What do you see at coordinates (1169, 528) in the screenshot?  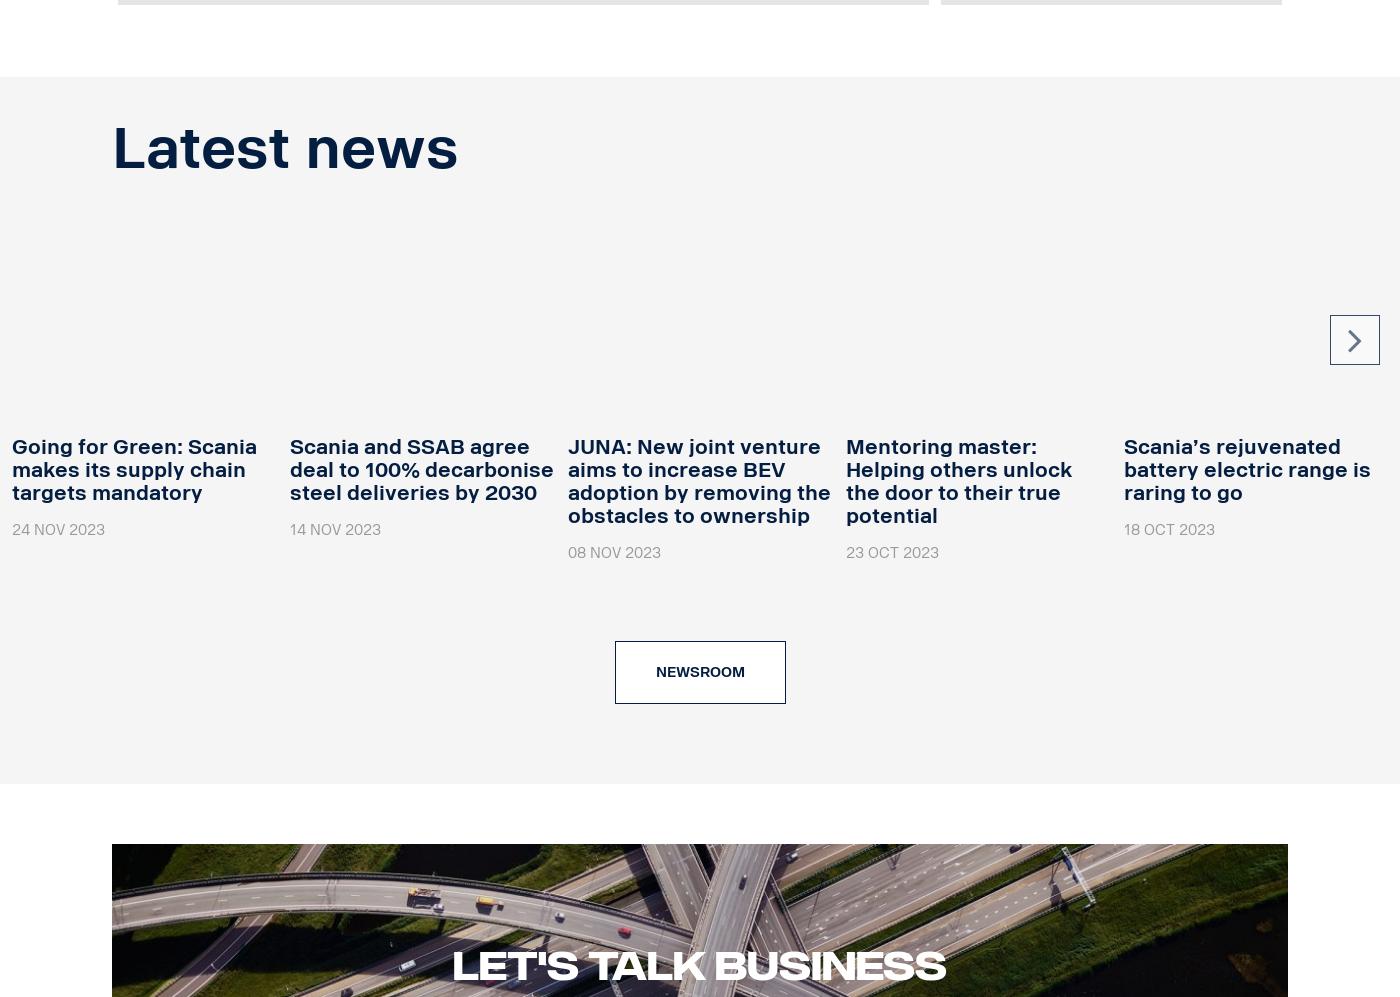 I see `'18 Oct 2023'` at bounding box center [1169, 528].